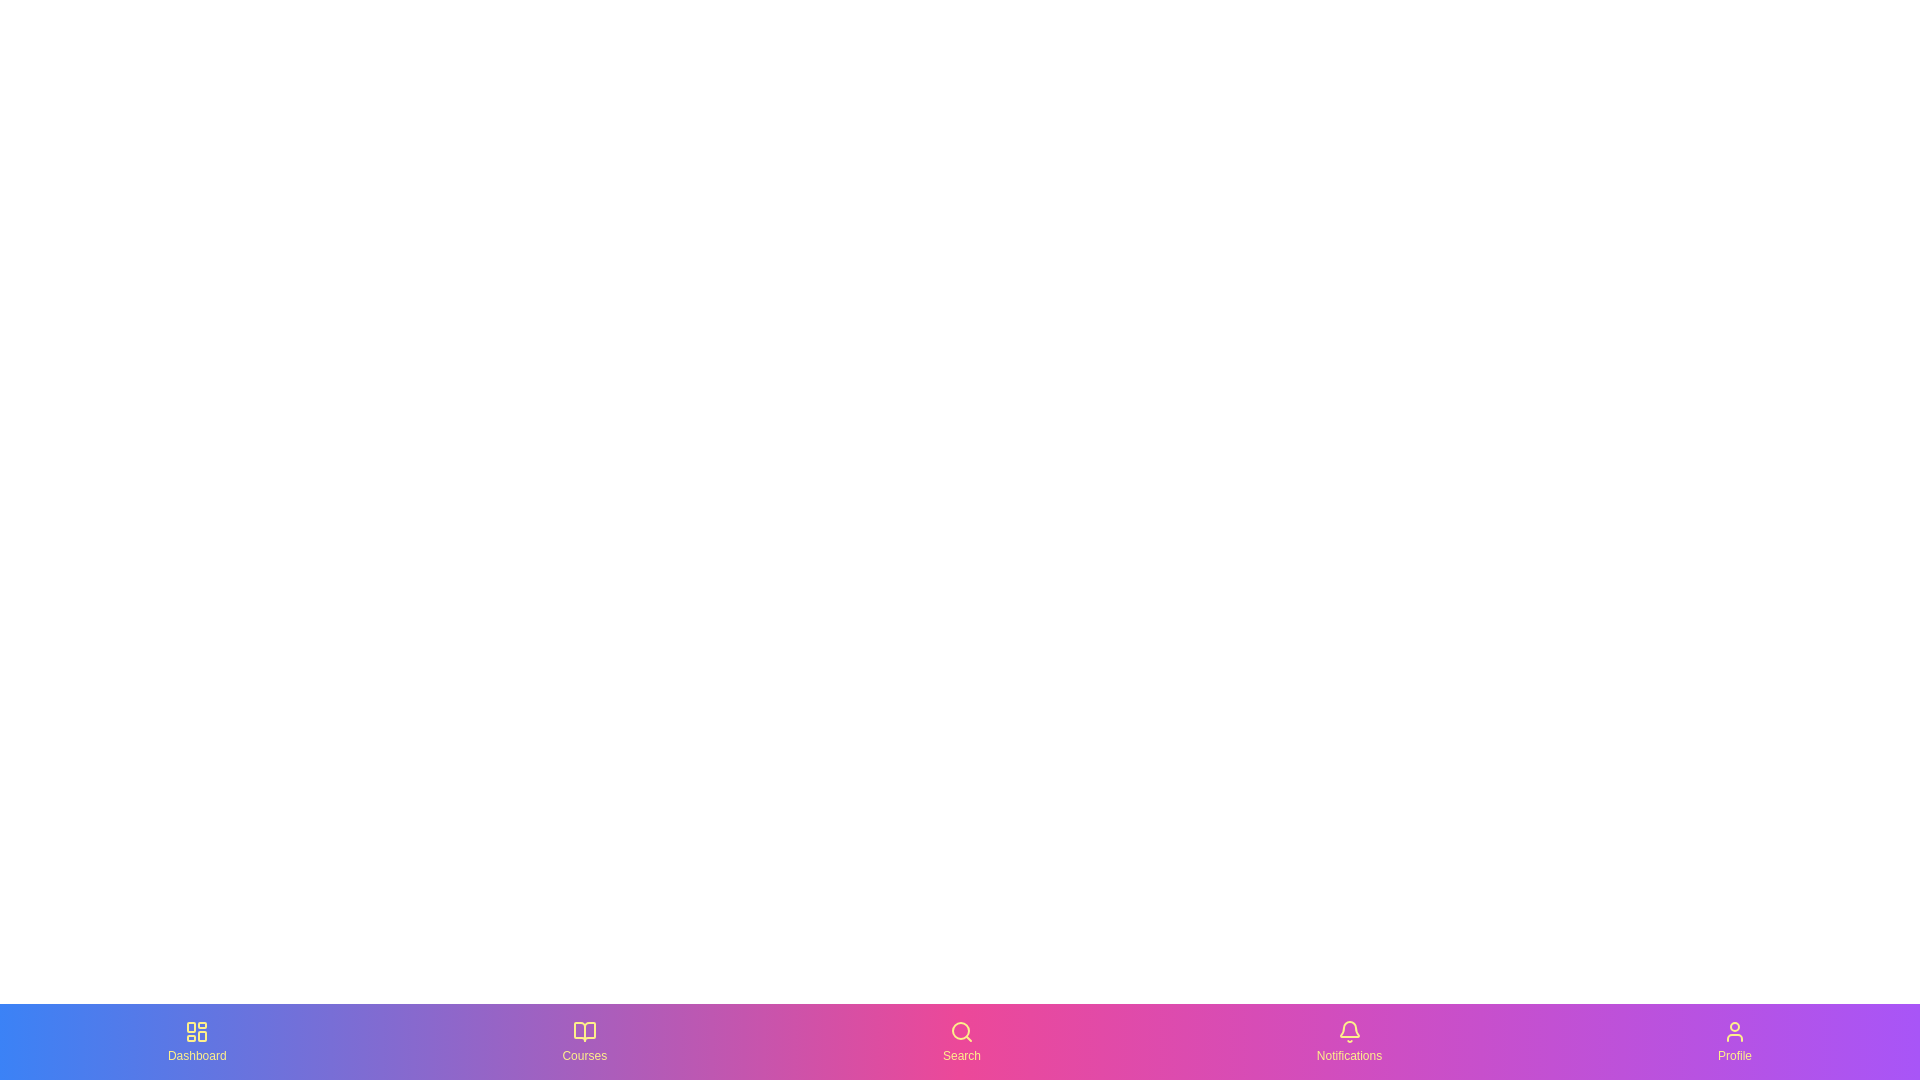 The width and height of the screenshot is (1920, 1080). What do you see at coordinates (583, 1040) in the screenshot?
I see `the Courses icon in the bottom navigation bar` at bounding box center [583, 1040].